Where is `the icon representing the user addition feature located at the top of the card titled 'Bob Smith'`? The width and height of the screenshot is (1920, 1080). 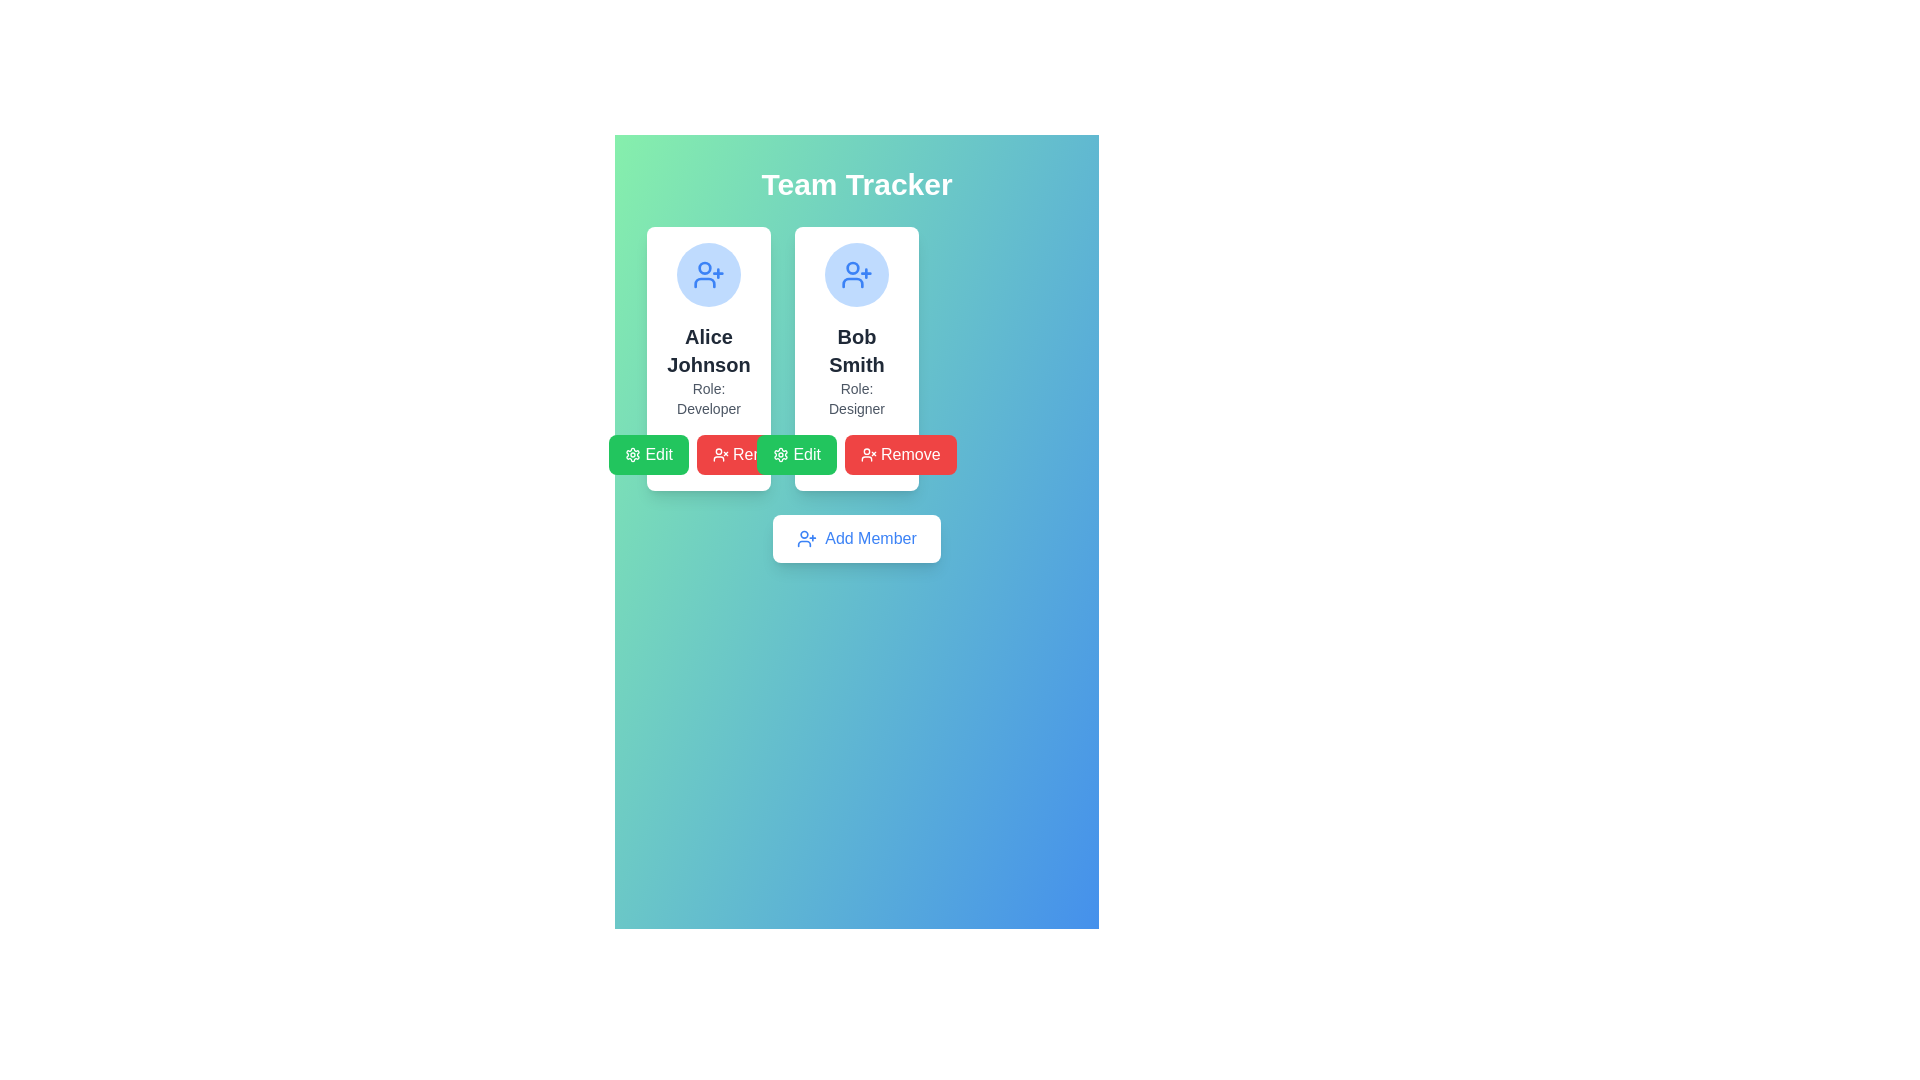 the icon representing the user addition feature located at the top of the card titled 'Bob Smith' is located at coordinates (857, 274).